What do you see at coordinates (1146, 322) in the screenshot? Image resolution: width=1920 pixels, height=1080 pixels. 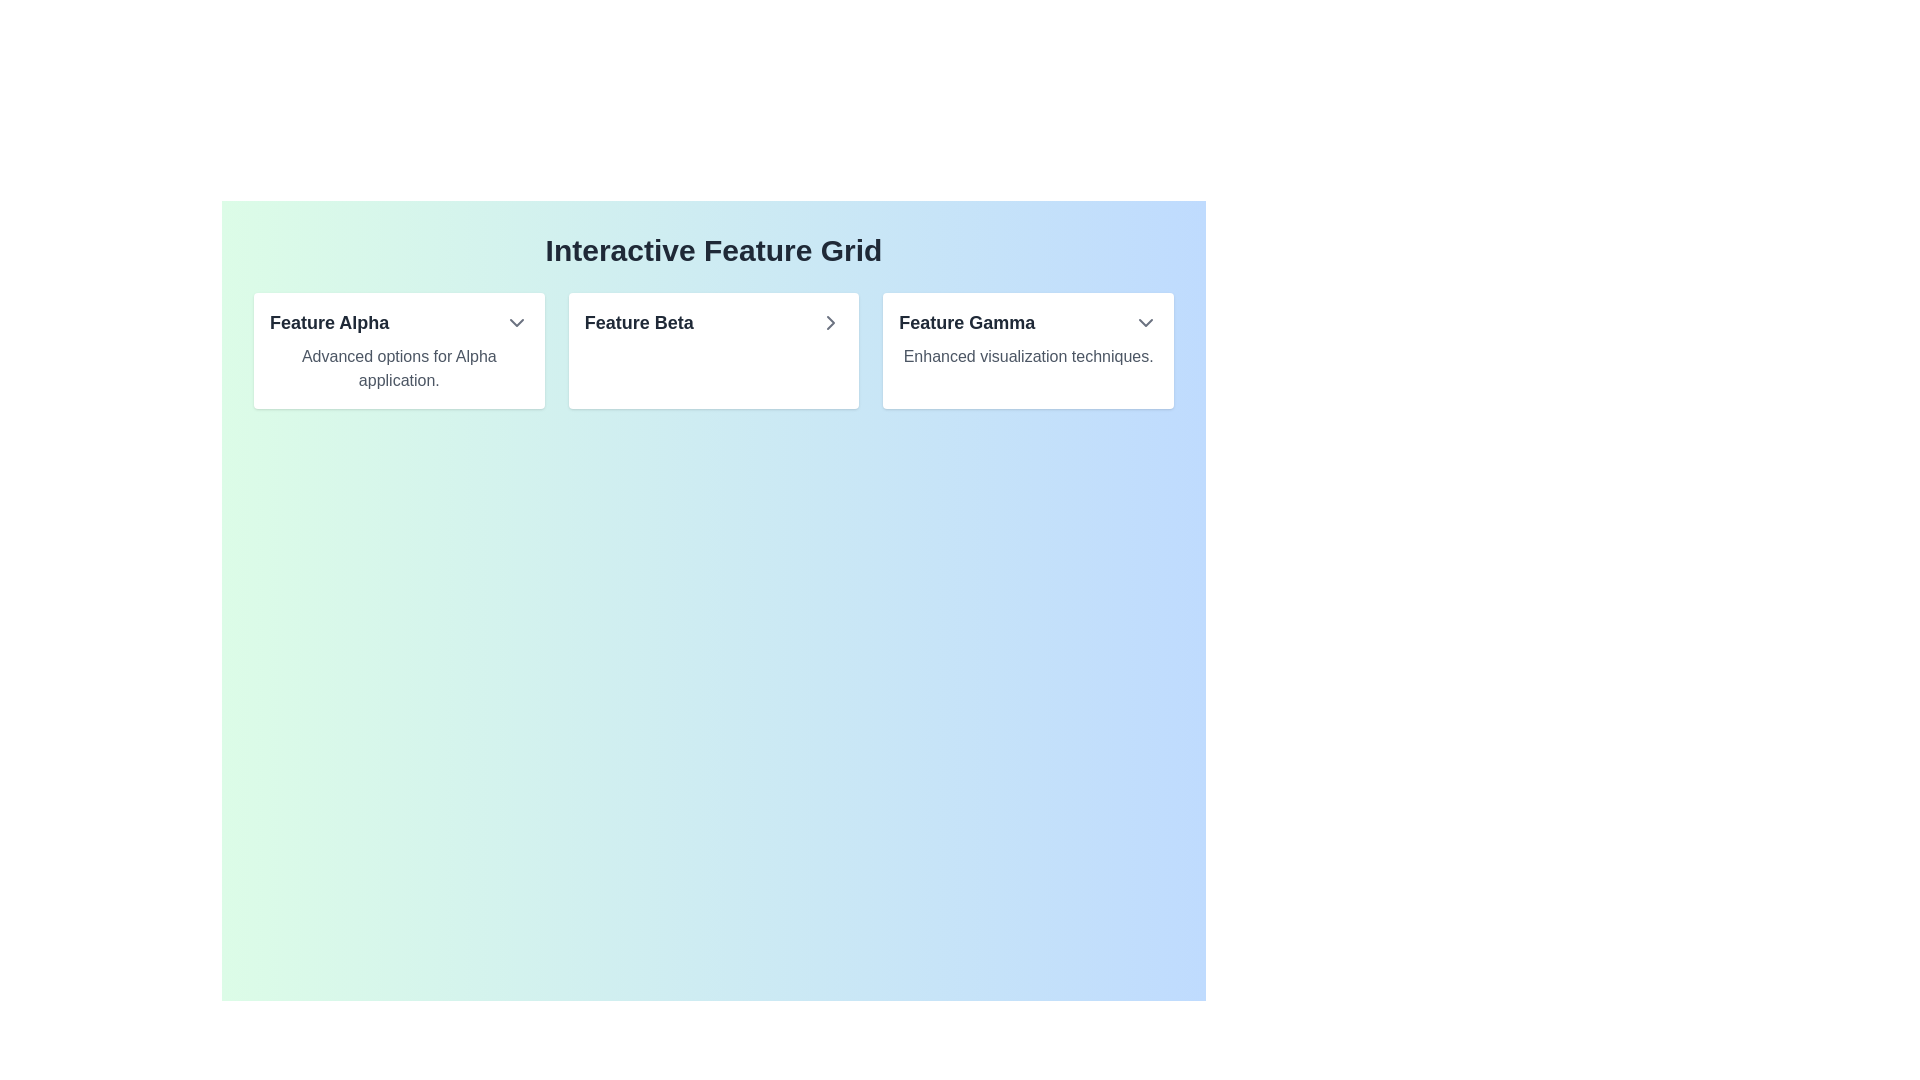 I see `the Dropdown trigger icon located to the right of the title 'Feature Gamma'` at bounding box center [1146, 322].